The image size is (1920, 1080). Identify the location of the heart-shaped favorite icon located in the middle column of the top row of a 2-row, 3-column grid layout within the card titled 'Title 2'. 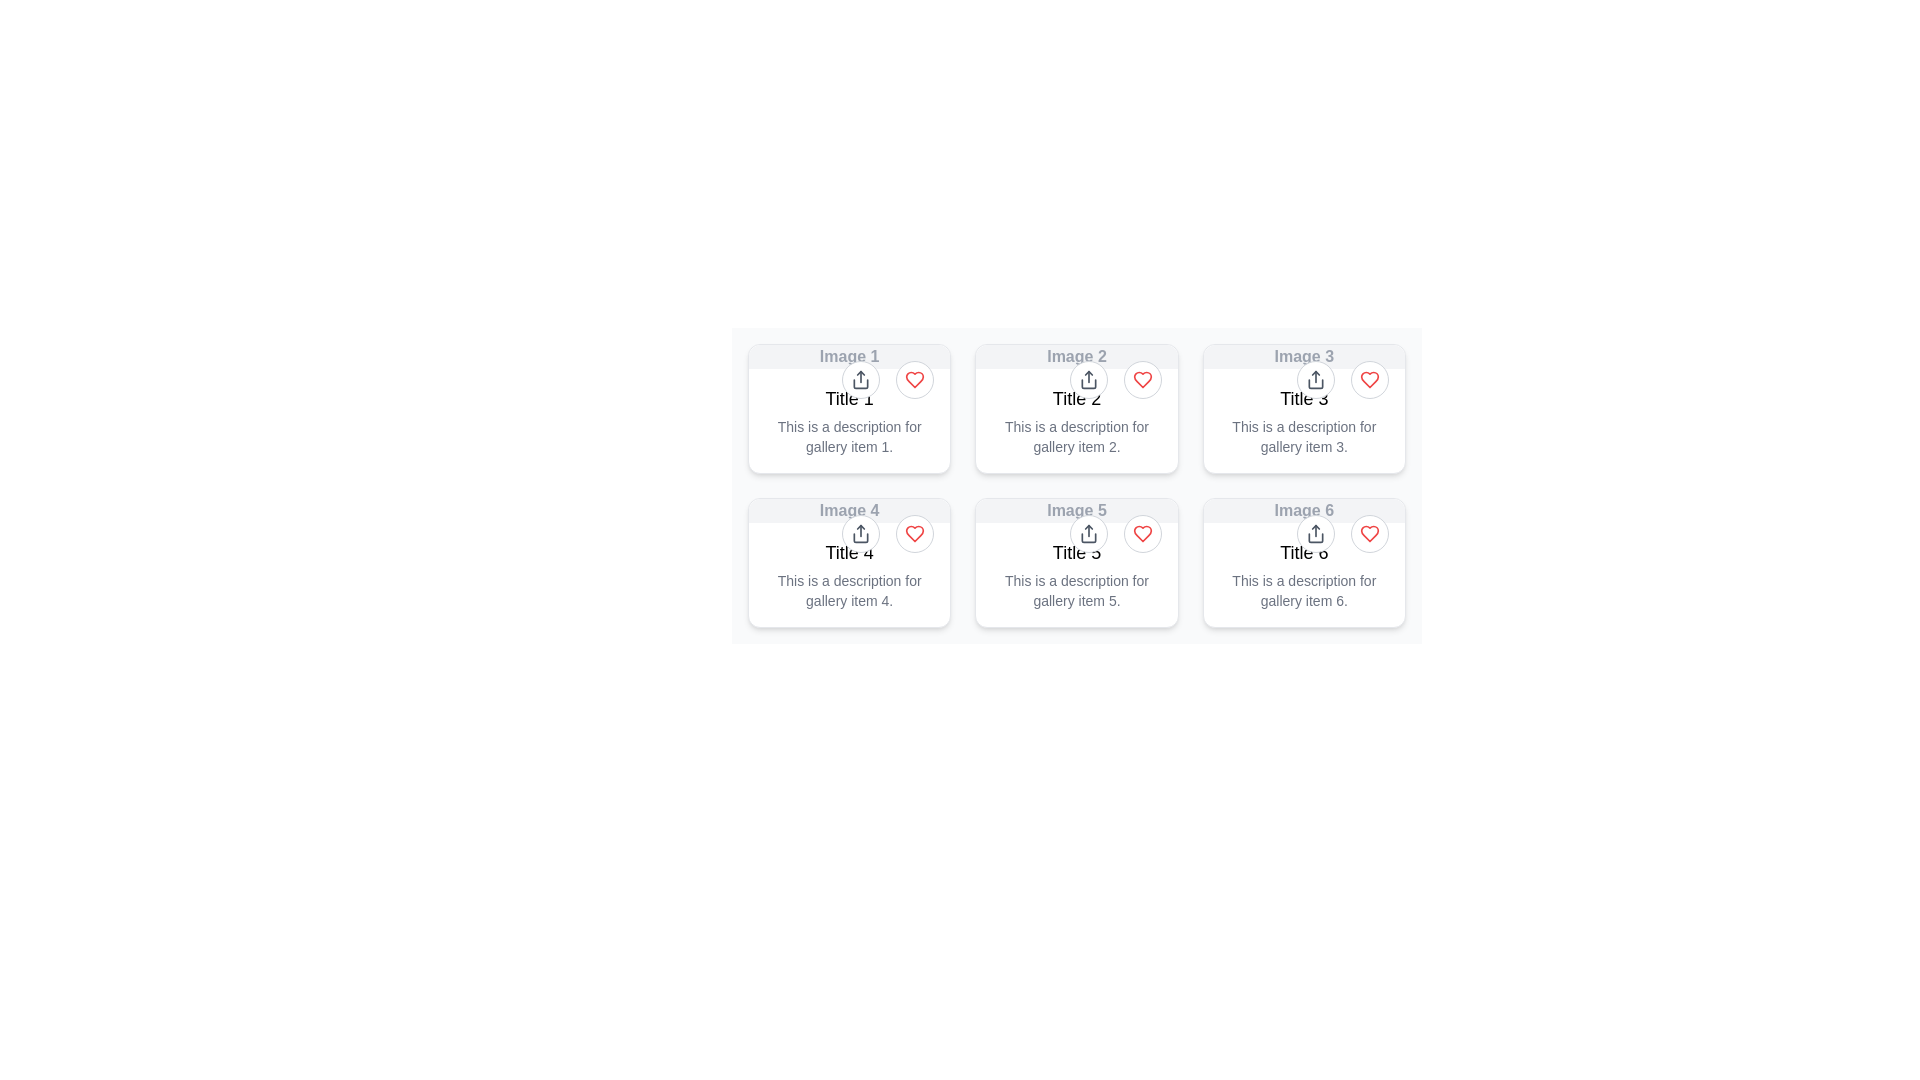
(1142, 380).